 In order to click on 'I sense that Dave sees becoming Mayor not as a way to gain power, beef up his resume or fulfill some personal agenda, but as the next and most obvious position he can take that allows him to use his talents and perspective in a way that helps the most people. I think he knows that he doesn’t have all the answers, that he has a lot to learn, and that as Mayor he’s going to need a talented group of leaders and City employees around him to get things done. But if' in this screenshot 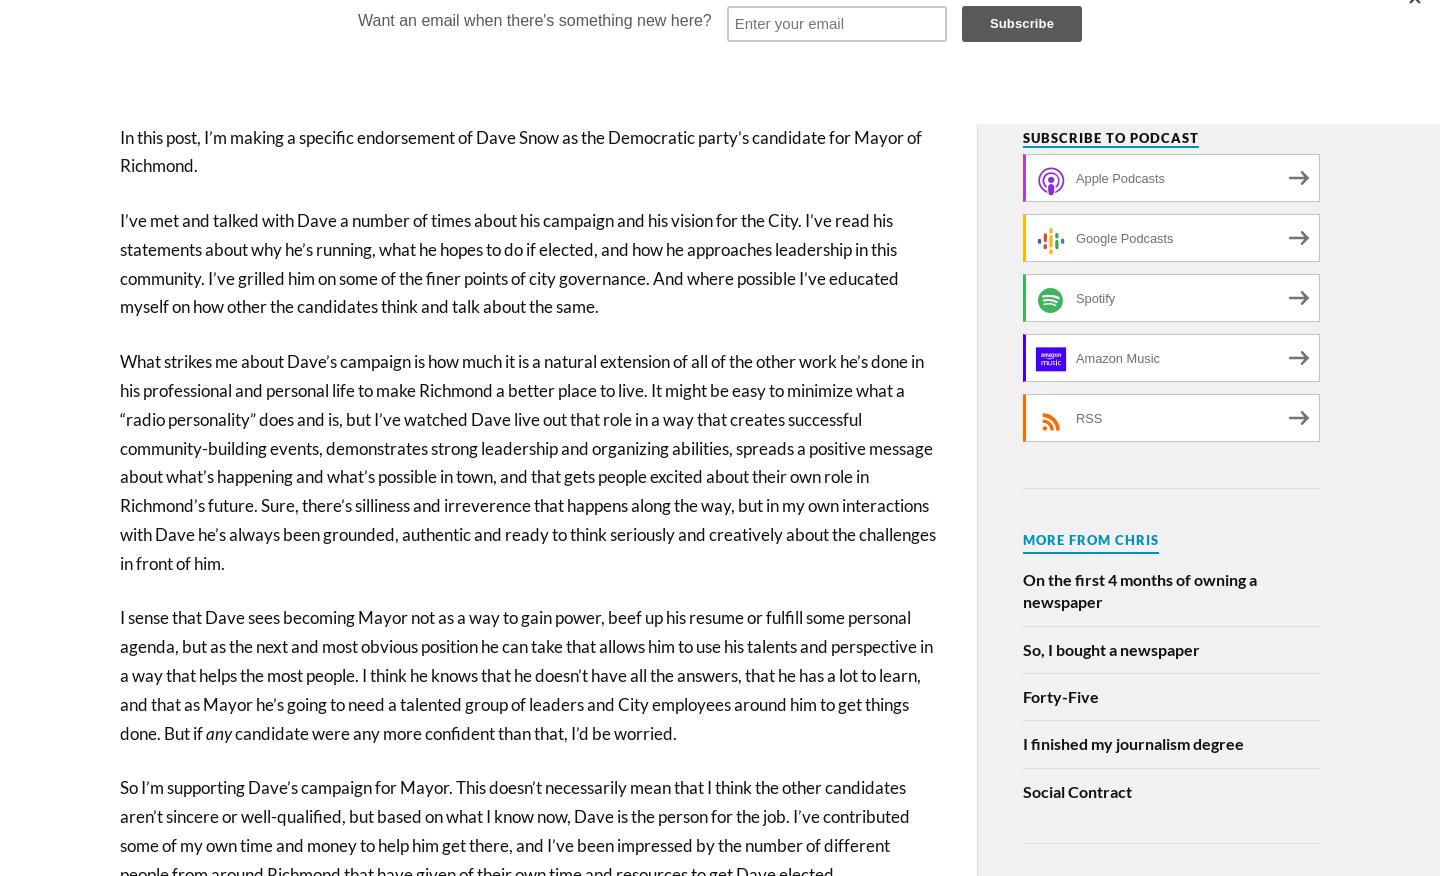, I will do `click(525, 674)`.